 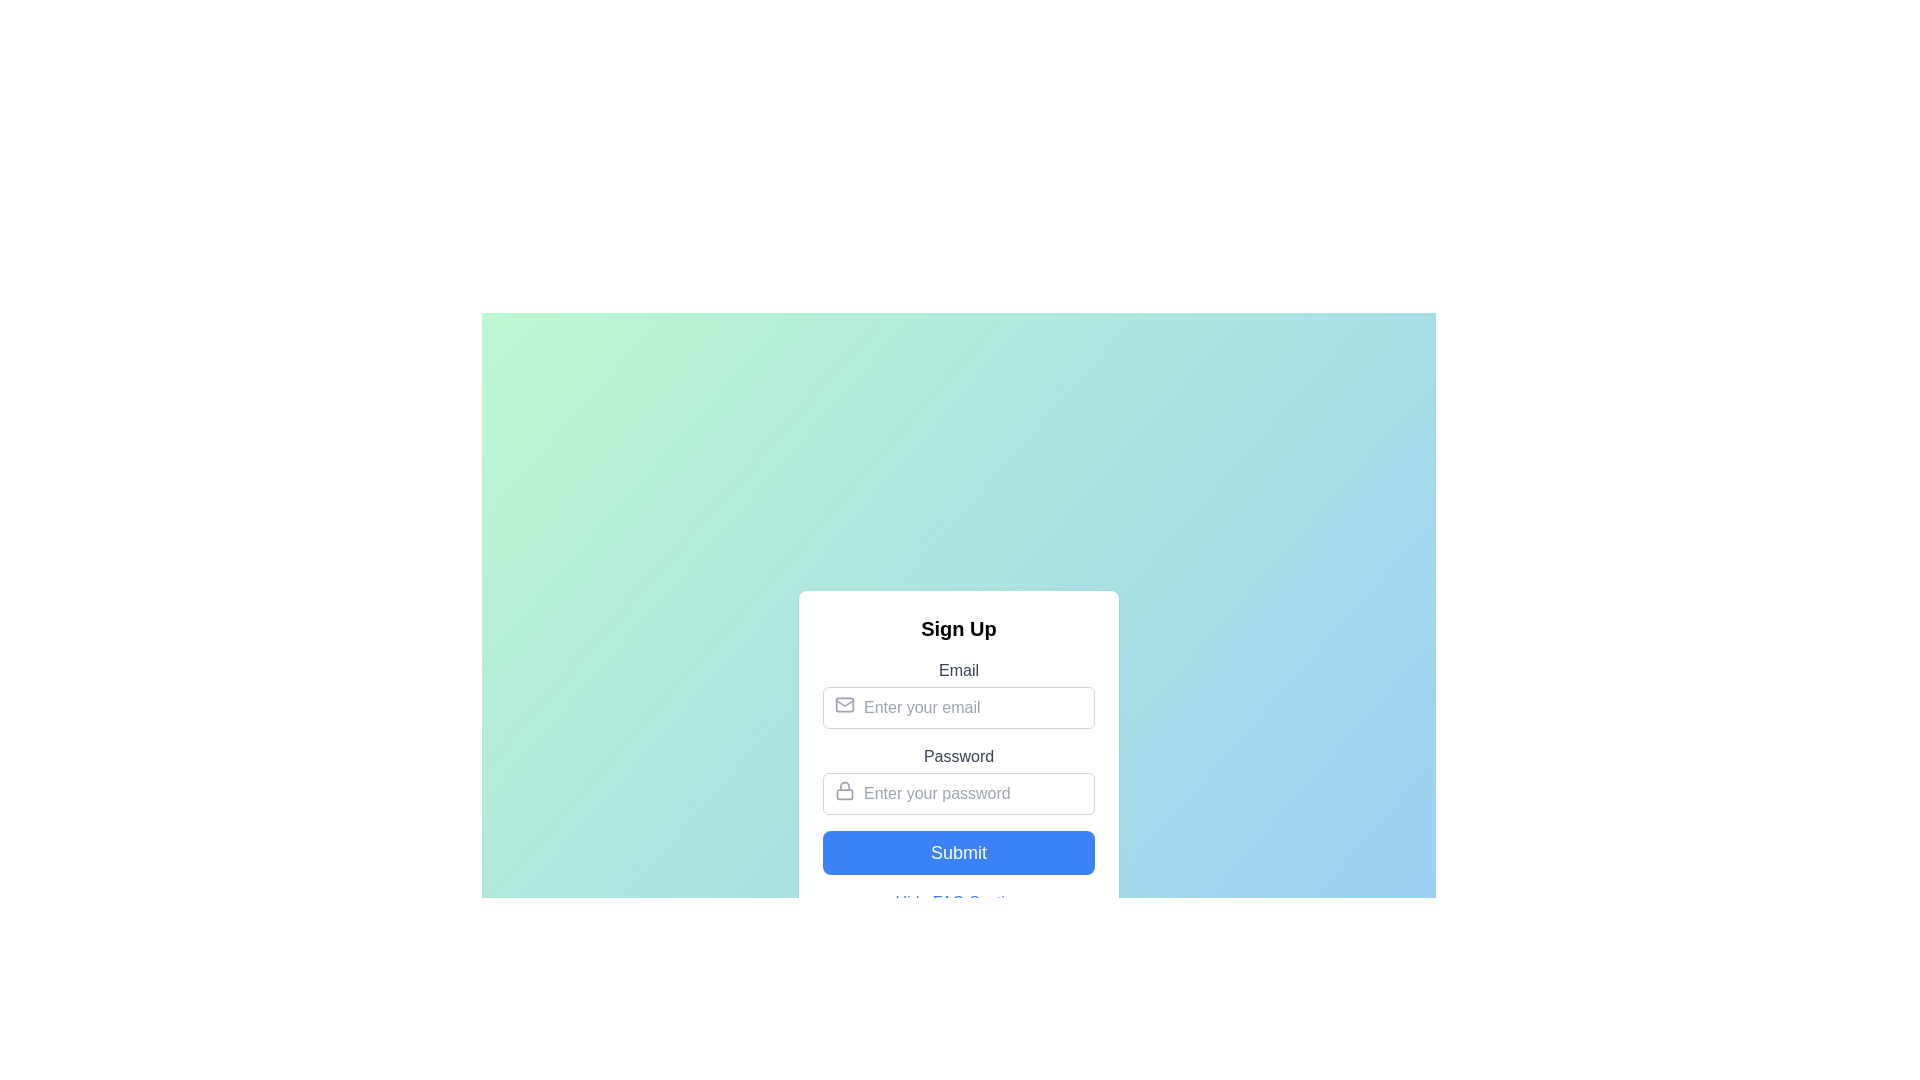 What do you see at coordinates (958, 627) in the screenshot?
I see `the static text header element that serves as the title for the section, positioned centrally above the 'Email' label and input element` at bounding box center [958, 627].